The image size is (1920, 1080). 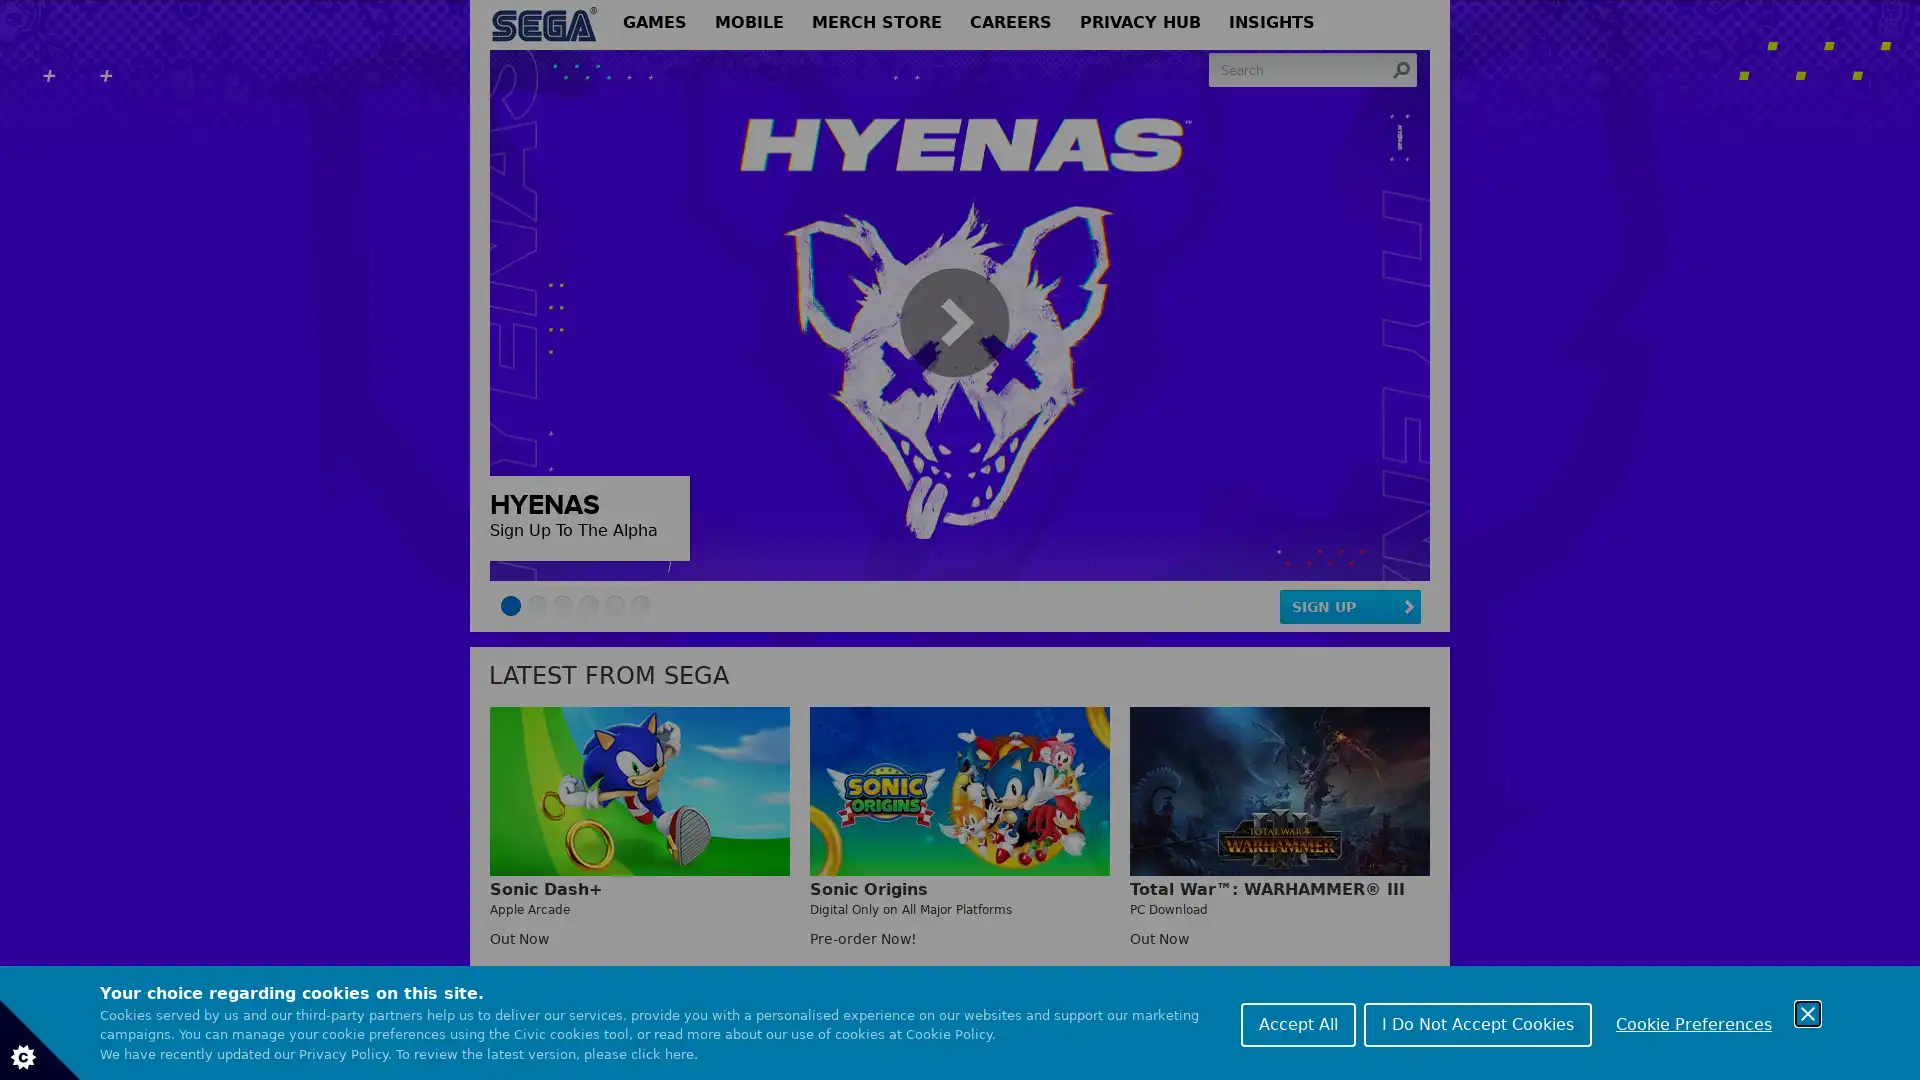 What do you see at coordinates (1693, 1023) in the screenshot?
I see `Cookie Preferences` at bounding box center [1693, 1023].